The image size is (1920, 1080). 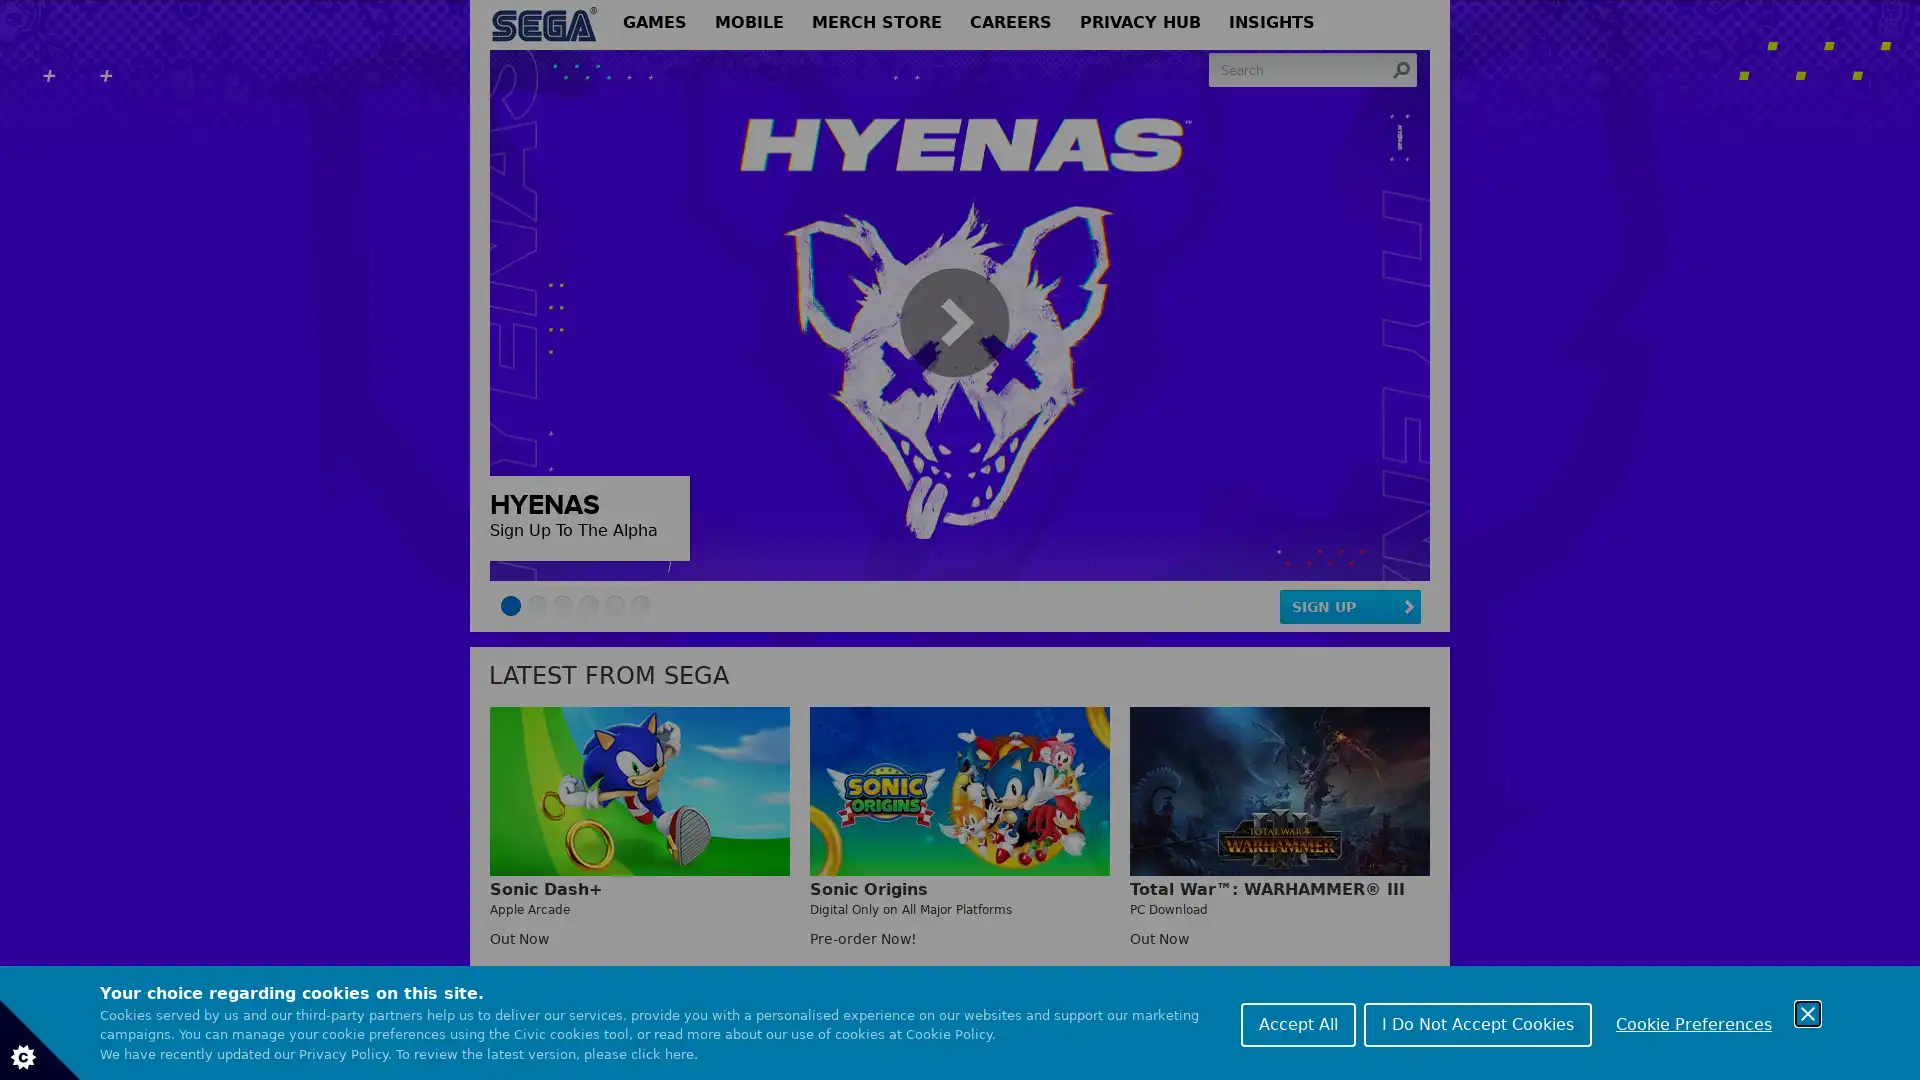 What do you see at coordinates (1693, 1023) in the screenshot?
I see `Cookie Preferences` at bounding box center [1693, 1023].